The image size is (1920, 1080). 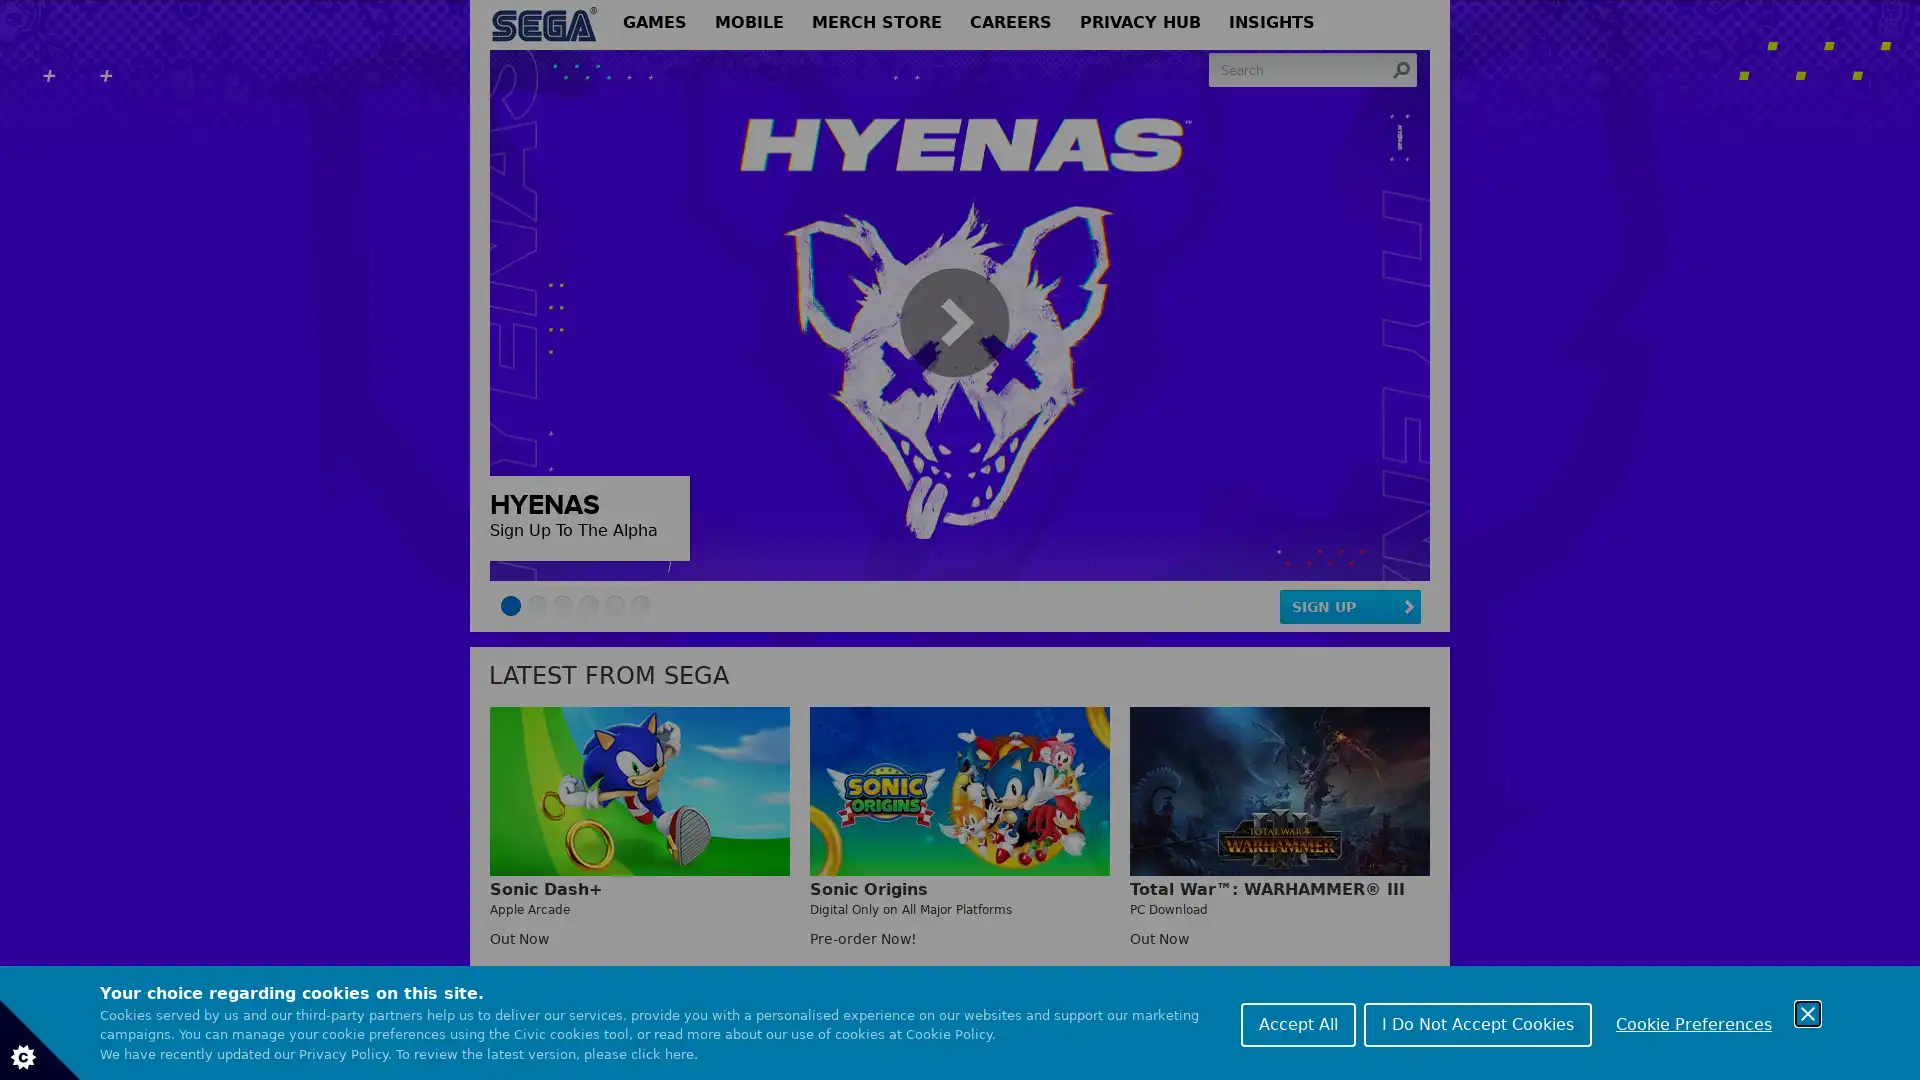 What do you see at coordinates (1693, 1023) in the screenshot?
I see `Cookie Preferences` at bounding box center [1693, 1023].